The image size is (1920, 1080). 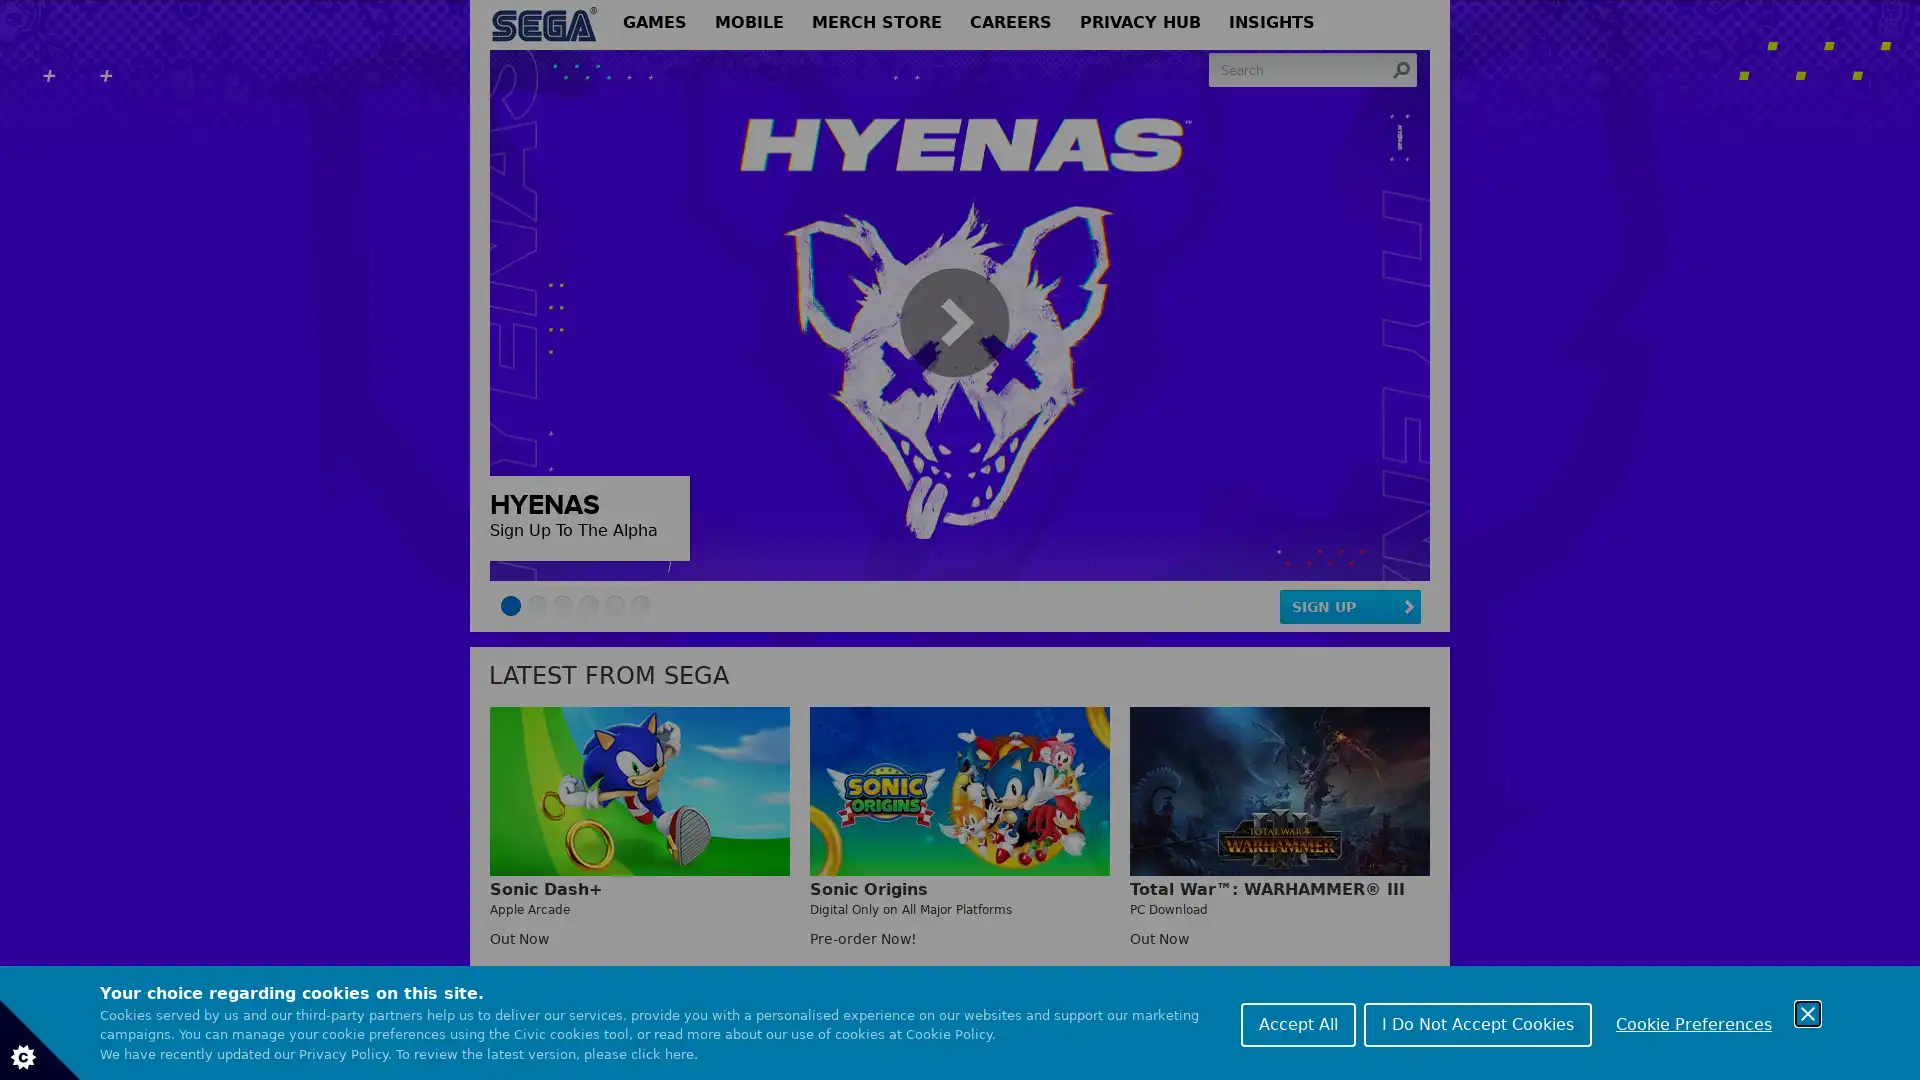 What do you see at coordinates (1693, 1023) in the screenshot?
I see `Cookie Preferences` at bounding box center [1693, 1023].